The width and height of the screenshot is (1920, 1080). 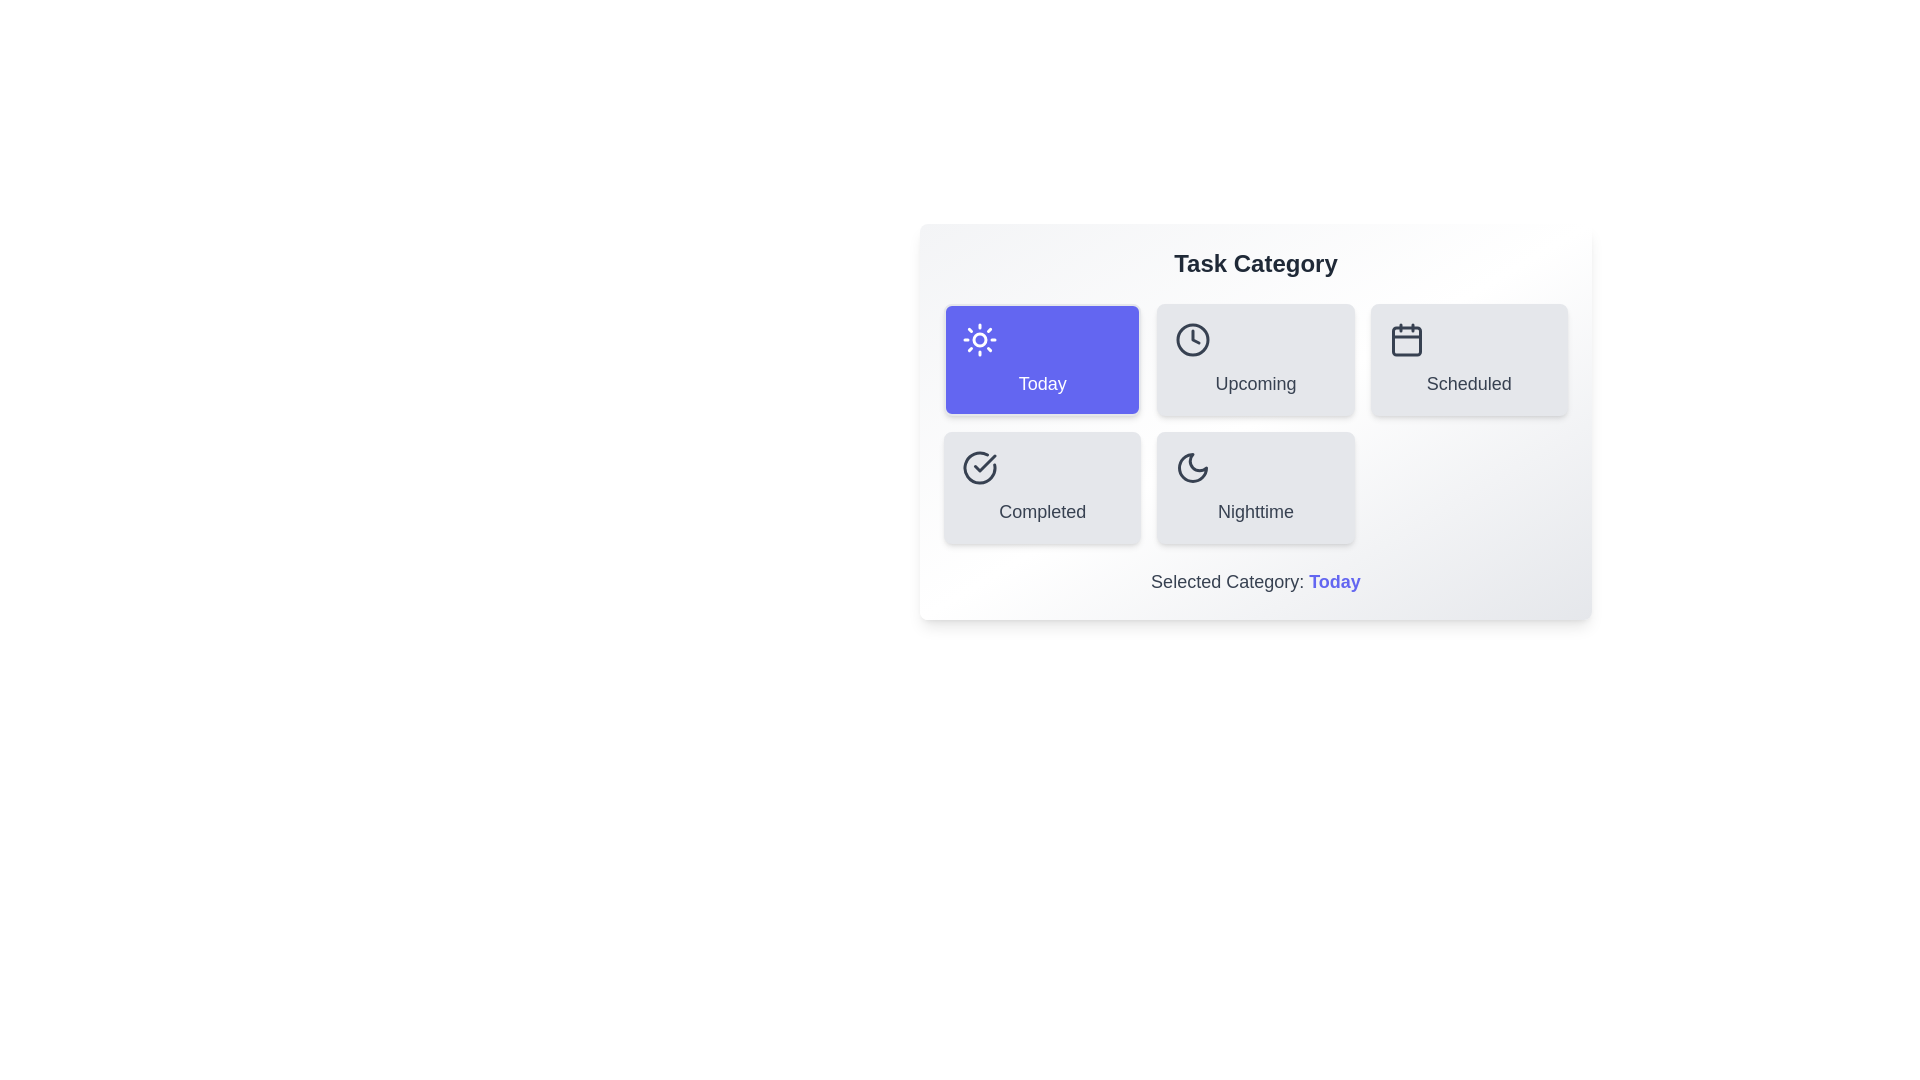 I want to click on the icon of the Today category button, so click(x=979, y=338).